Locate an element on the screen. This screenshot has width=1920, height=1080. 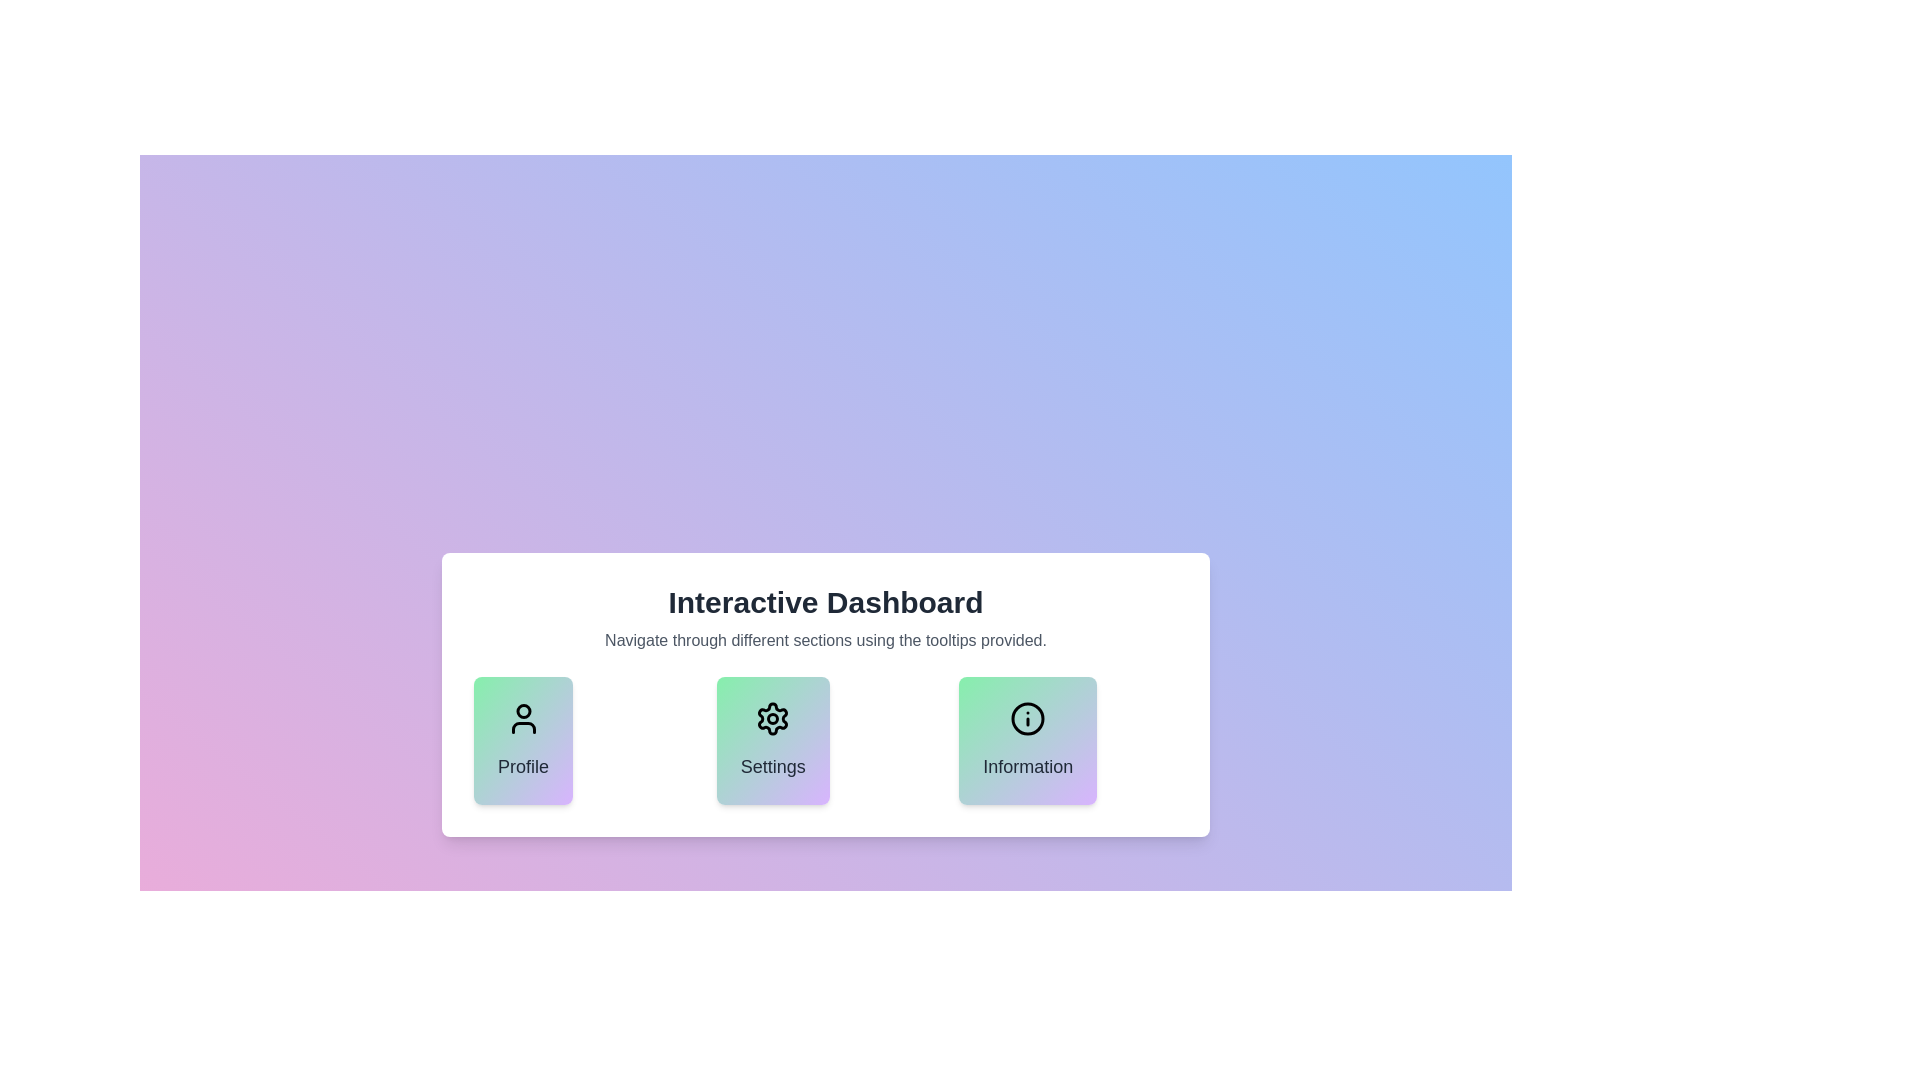
the 'Profile' text label, which is styled in a large, bold, dark gray font and located beneath the user icon in the first card of three horizontally aligned cards is located at coordinates (523, 766).